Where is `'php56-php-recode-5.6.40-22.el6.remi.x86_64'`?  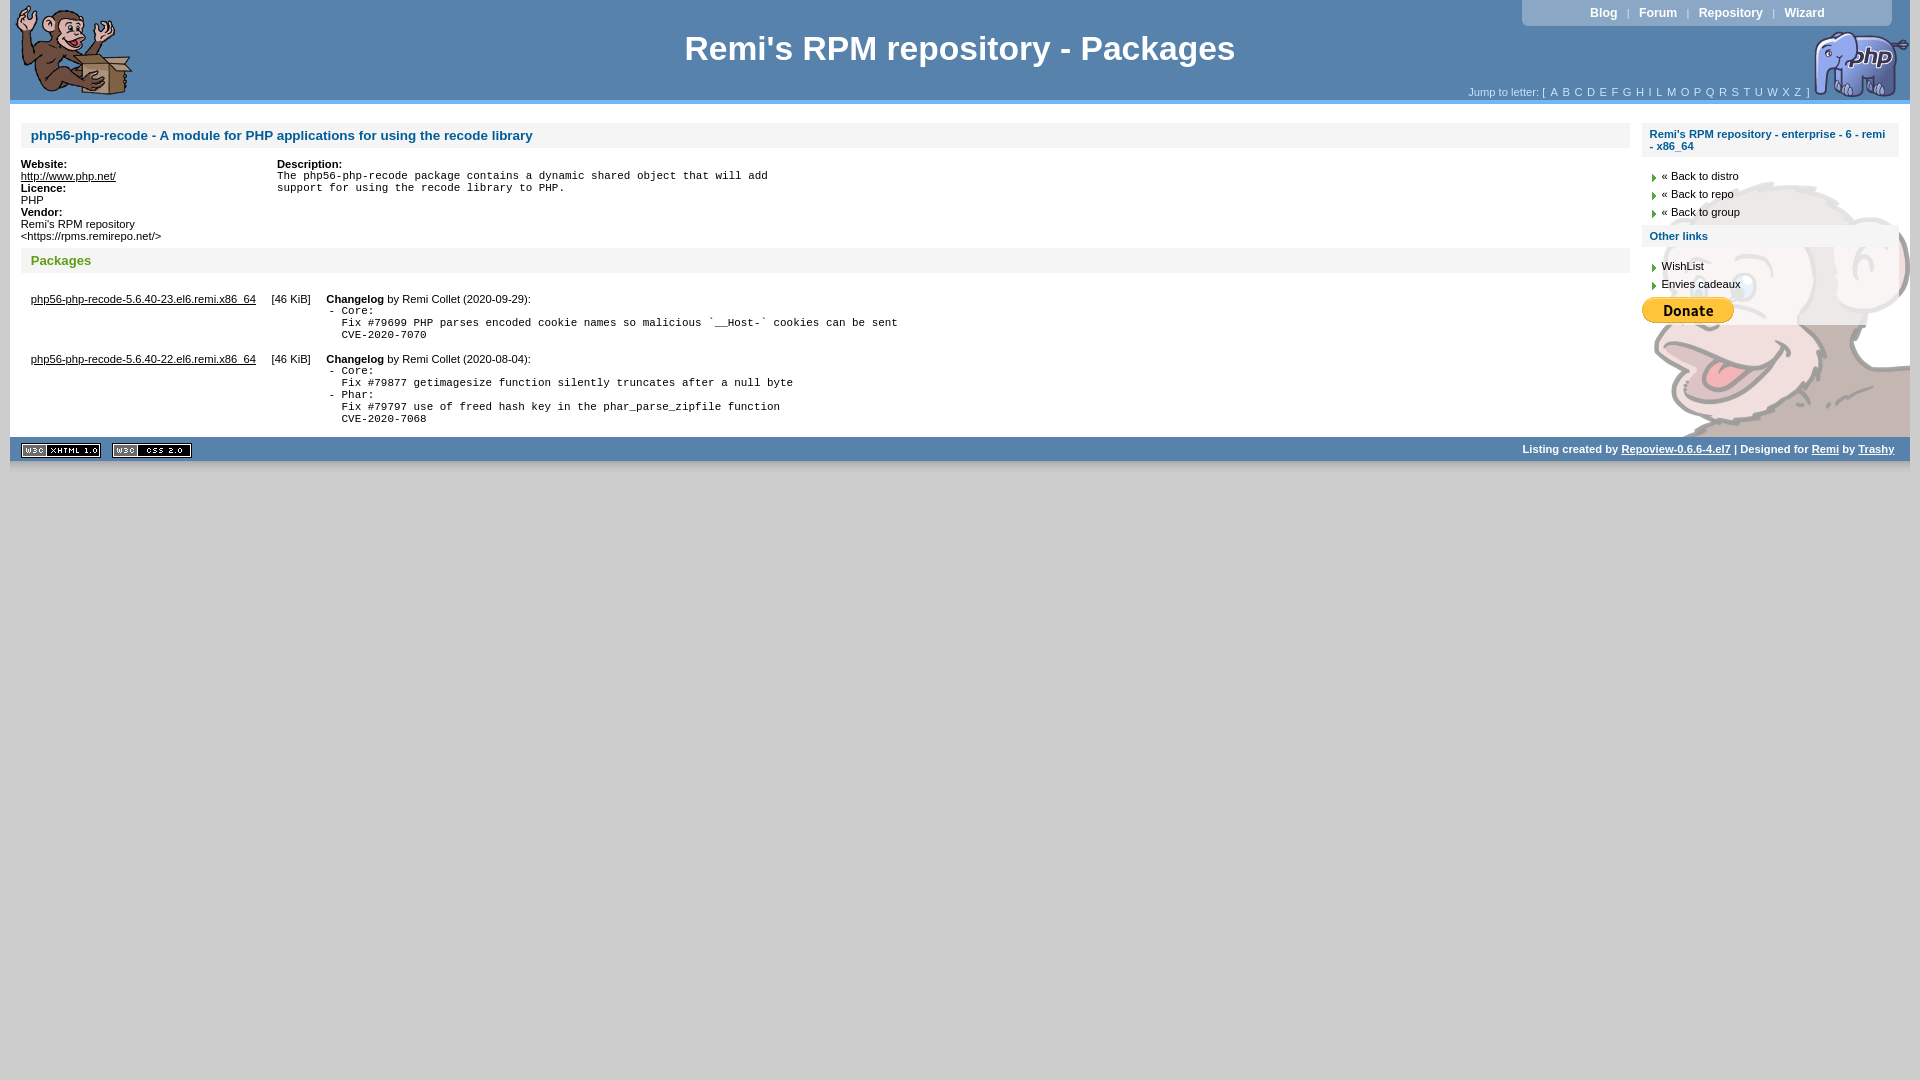
'php56-php-recode-5.6.40-22.el6.remi.x86_64' is located at coordinates (142, 357).